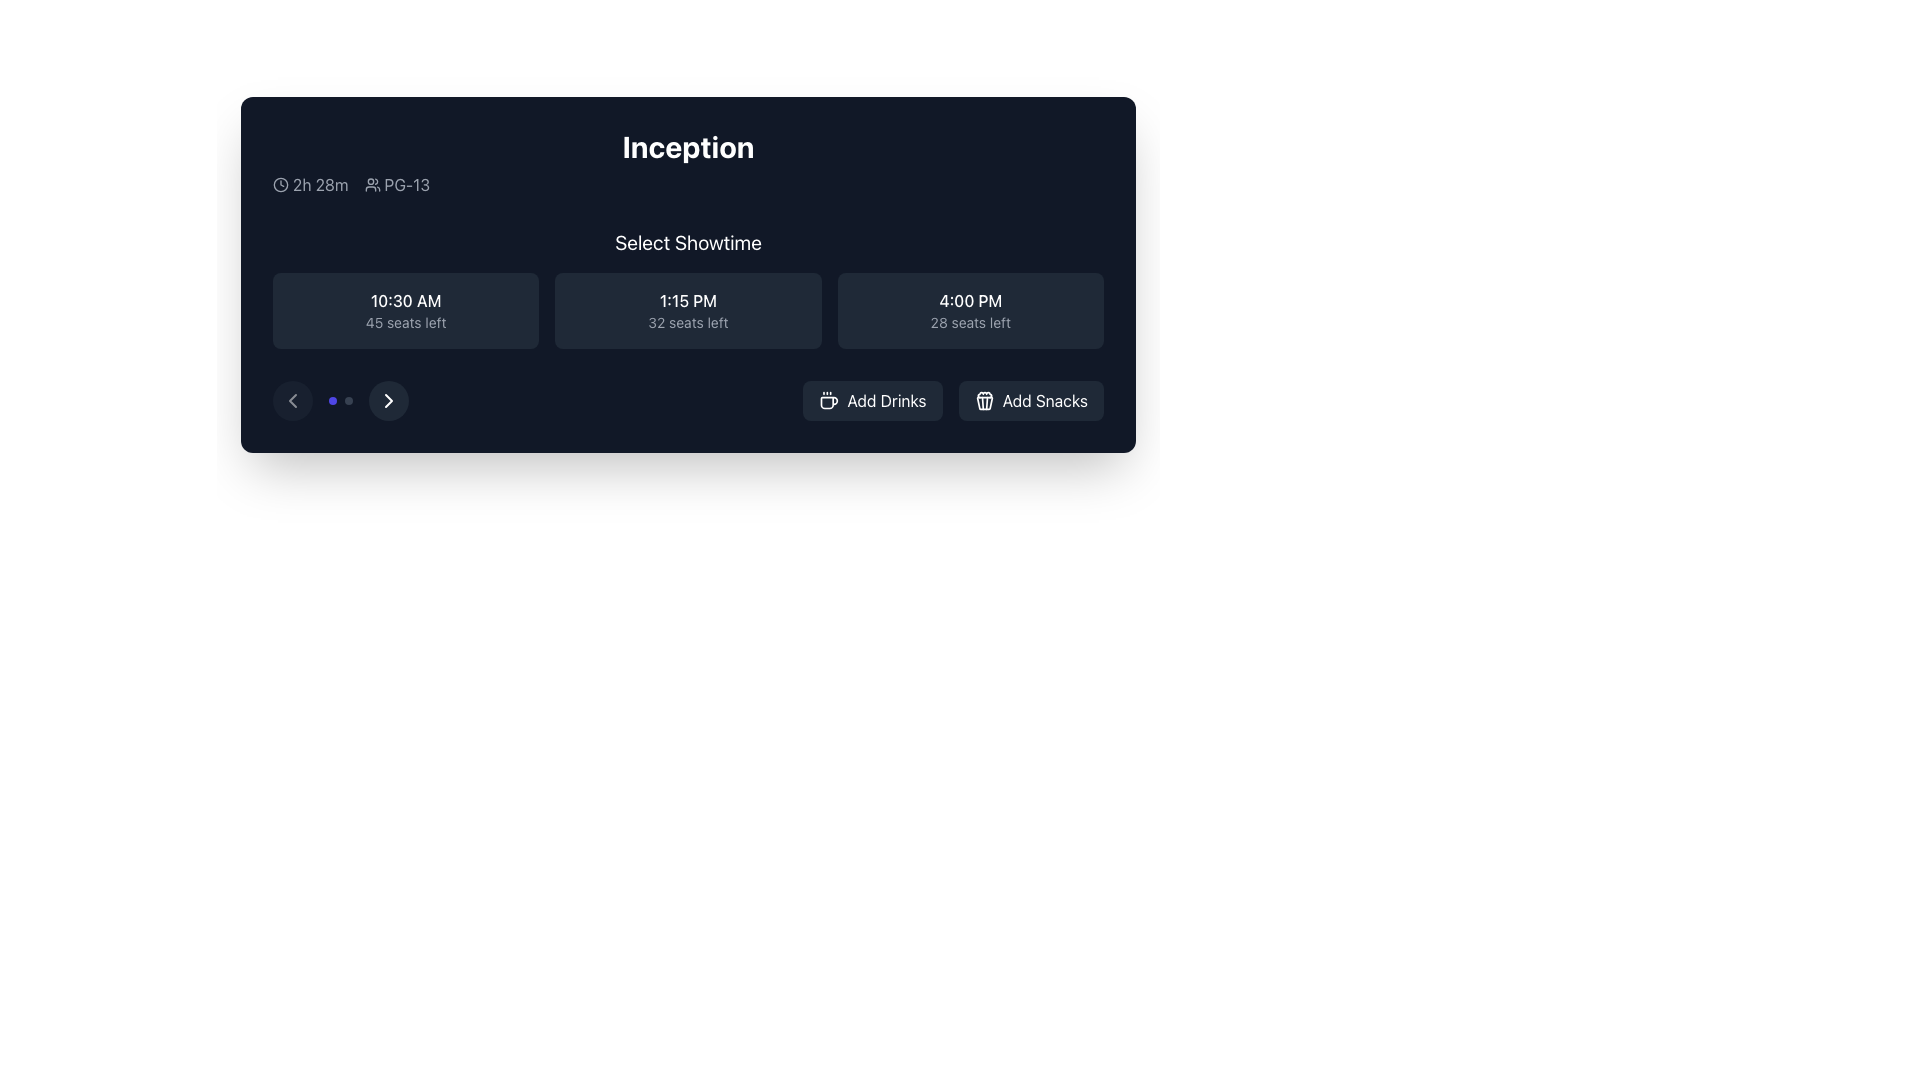 The height and width of the screenshot is (1080, 1920). I want to click on the first button for selecting the 10:30 AM showtime to possibly view additional details or highlight the button, so click(405, 311).